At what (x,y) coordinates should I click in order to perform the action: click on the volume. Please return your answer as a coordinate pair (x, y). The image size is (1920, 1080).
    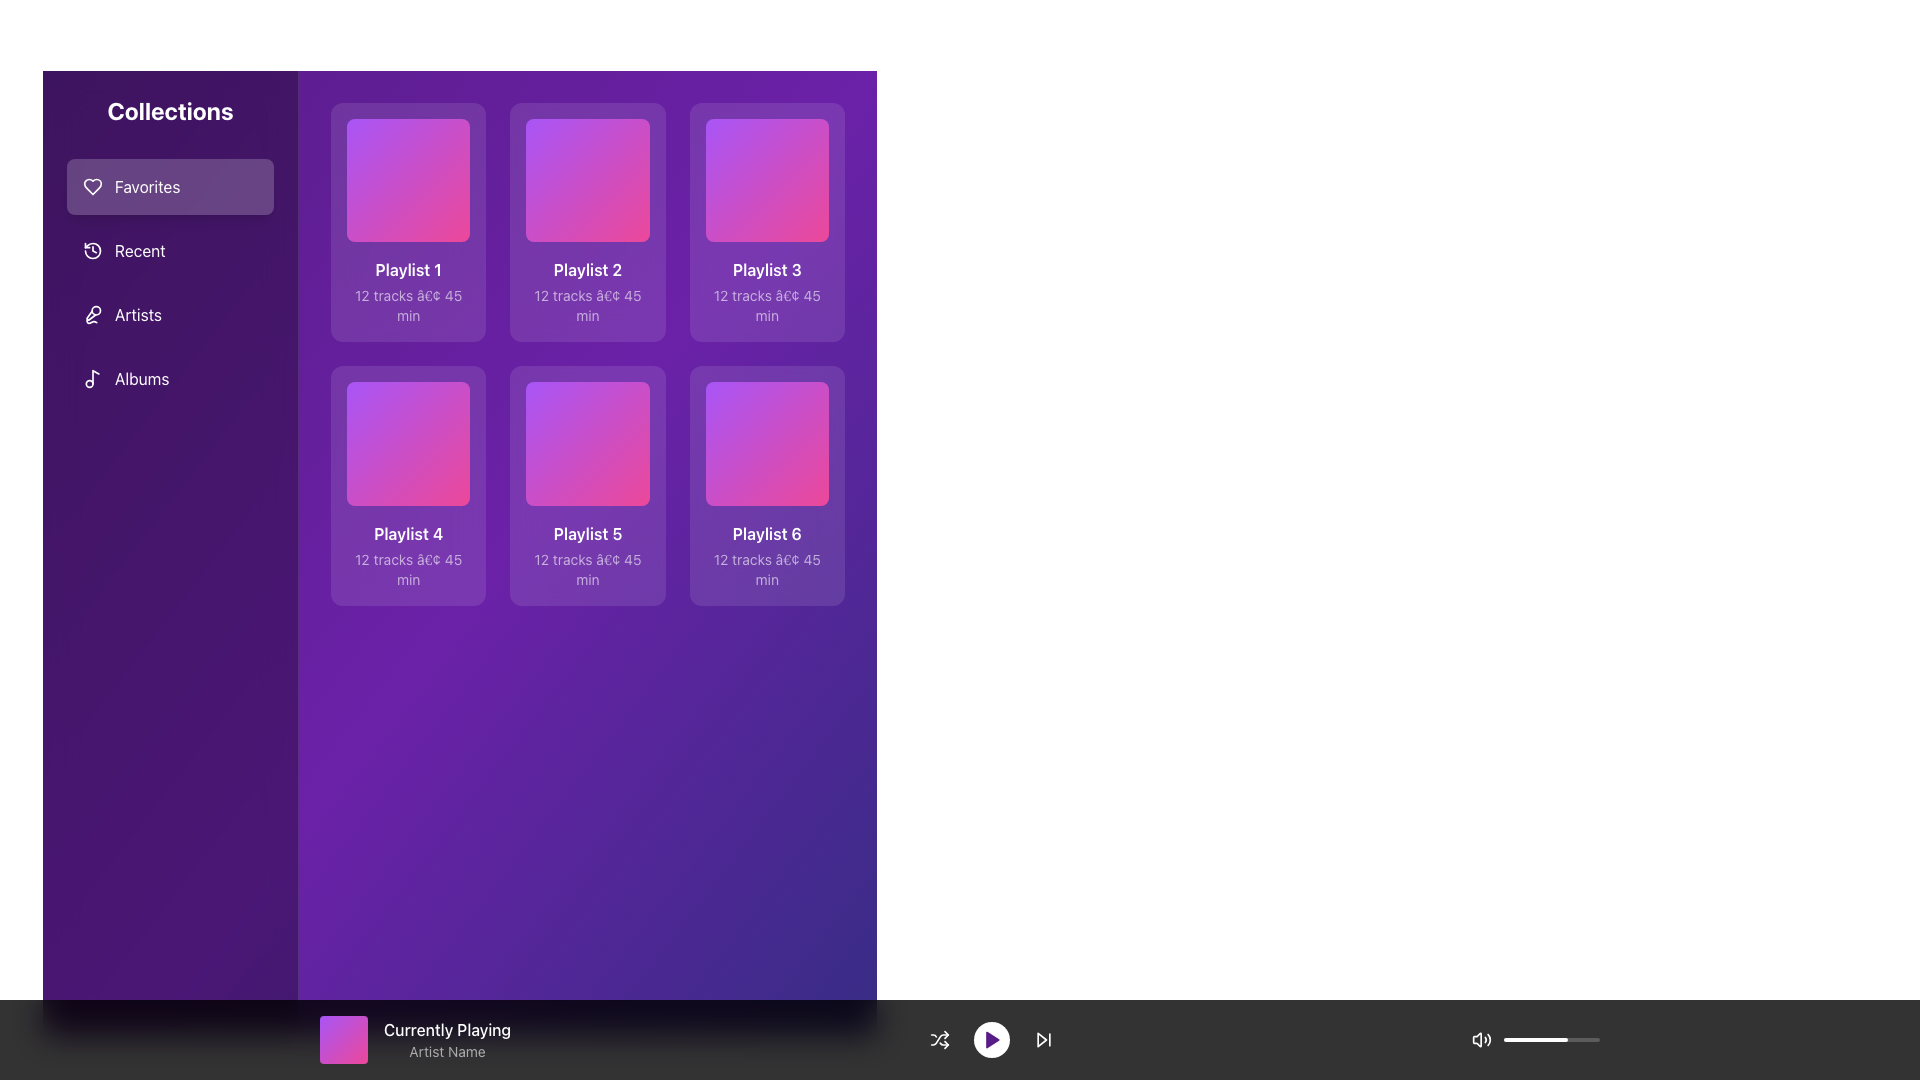
    Looking at the image, I should click on (1503, 1039).